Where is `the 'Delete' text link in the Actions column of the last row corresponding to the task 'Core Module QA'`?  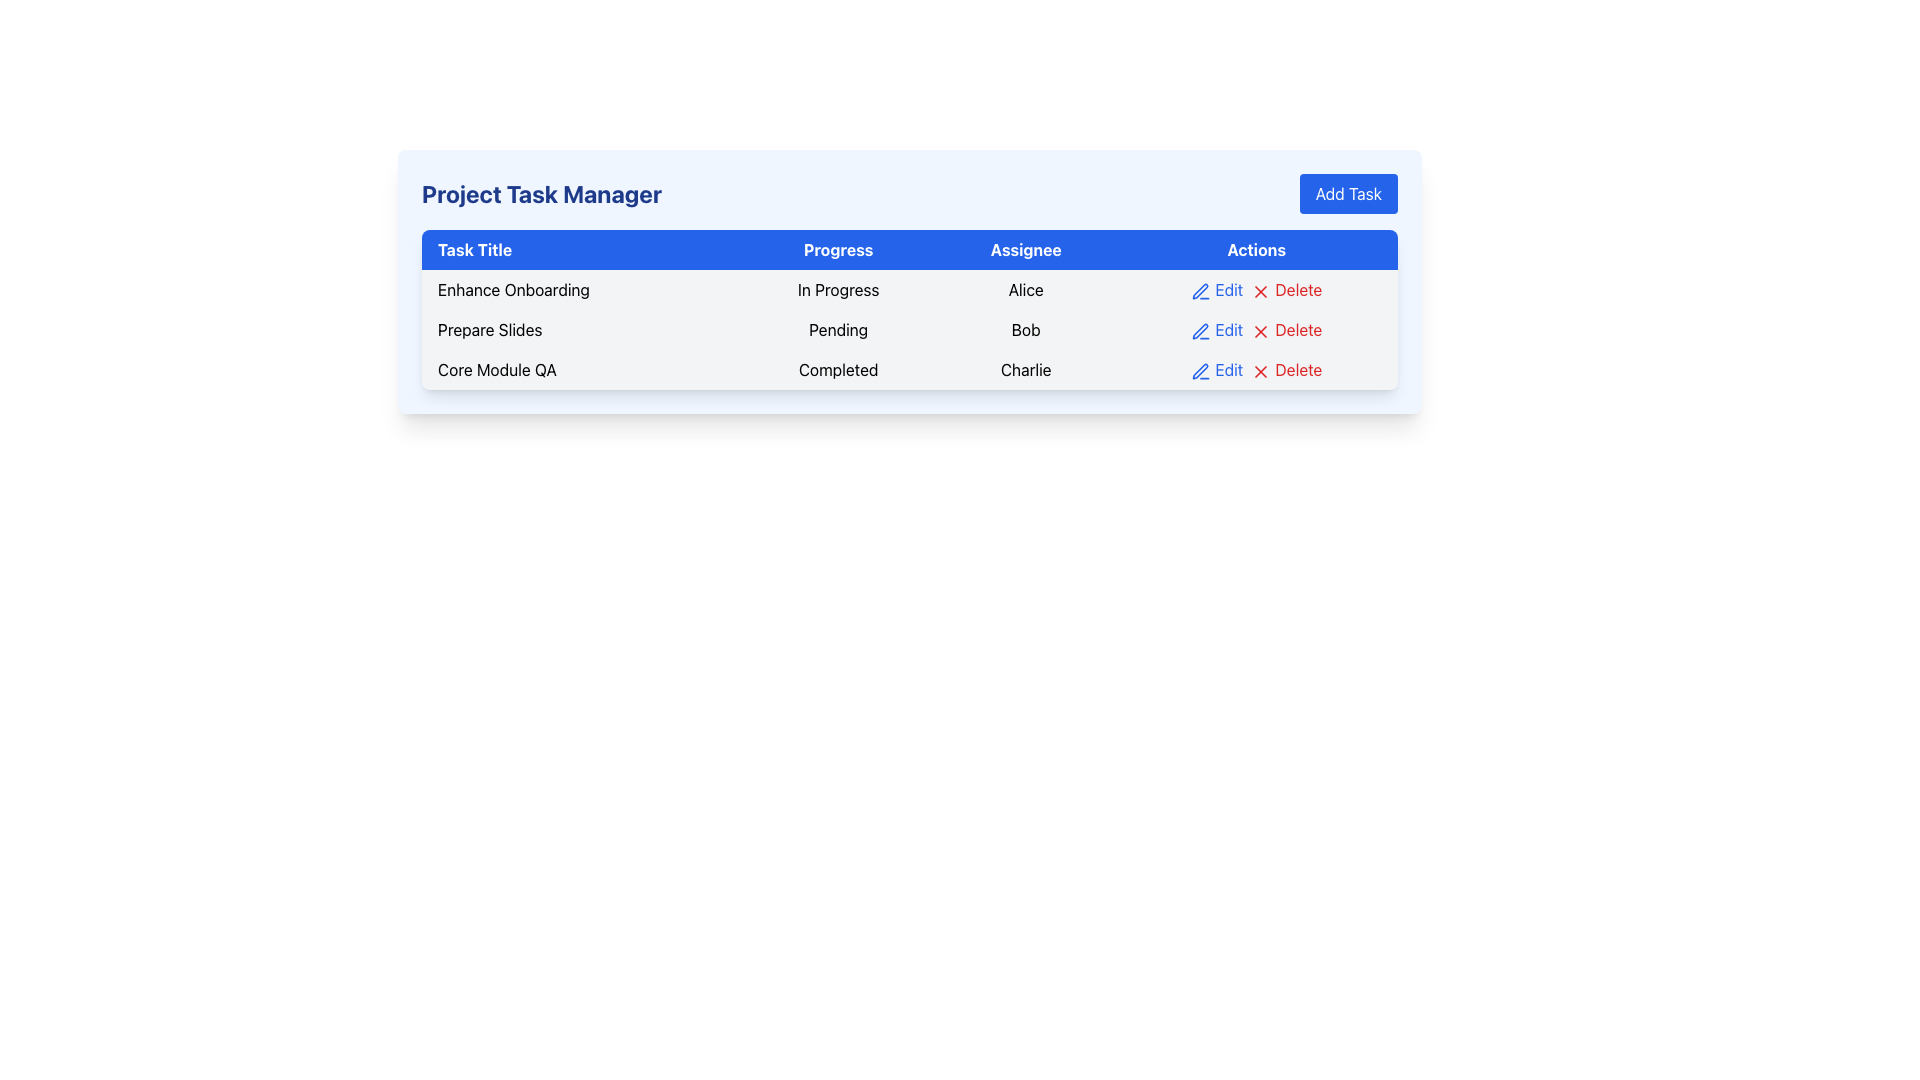 the 'Delete' text link in the Actions column of the last row corresponding to the task 'Core Module QA' is located at coordinates (1255, 370).